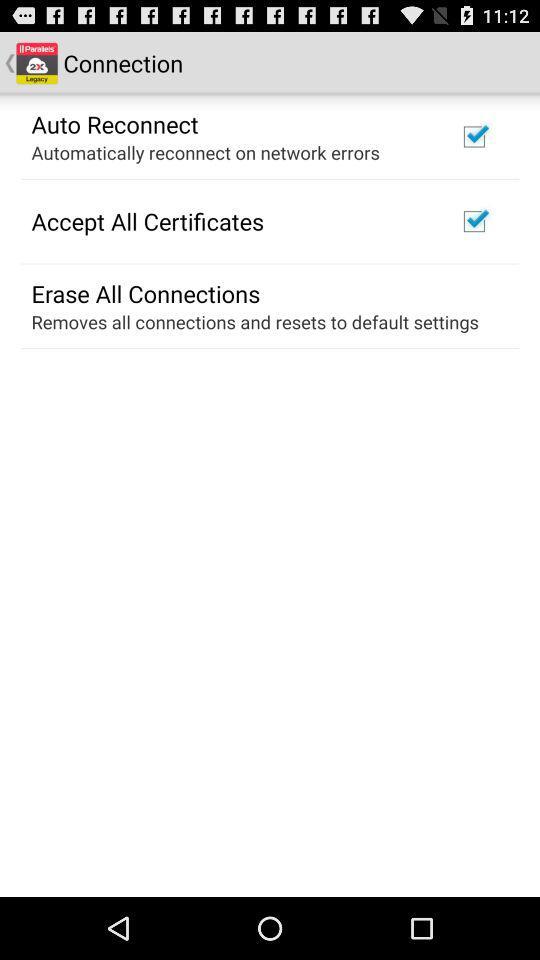 This screenshot has width=540, height=960. I want to click on the automatically reconnect on item, so click(204, 151).